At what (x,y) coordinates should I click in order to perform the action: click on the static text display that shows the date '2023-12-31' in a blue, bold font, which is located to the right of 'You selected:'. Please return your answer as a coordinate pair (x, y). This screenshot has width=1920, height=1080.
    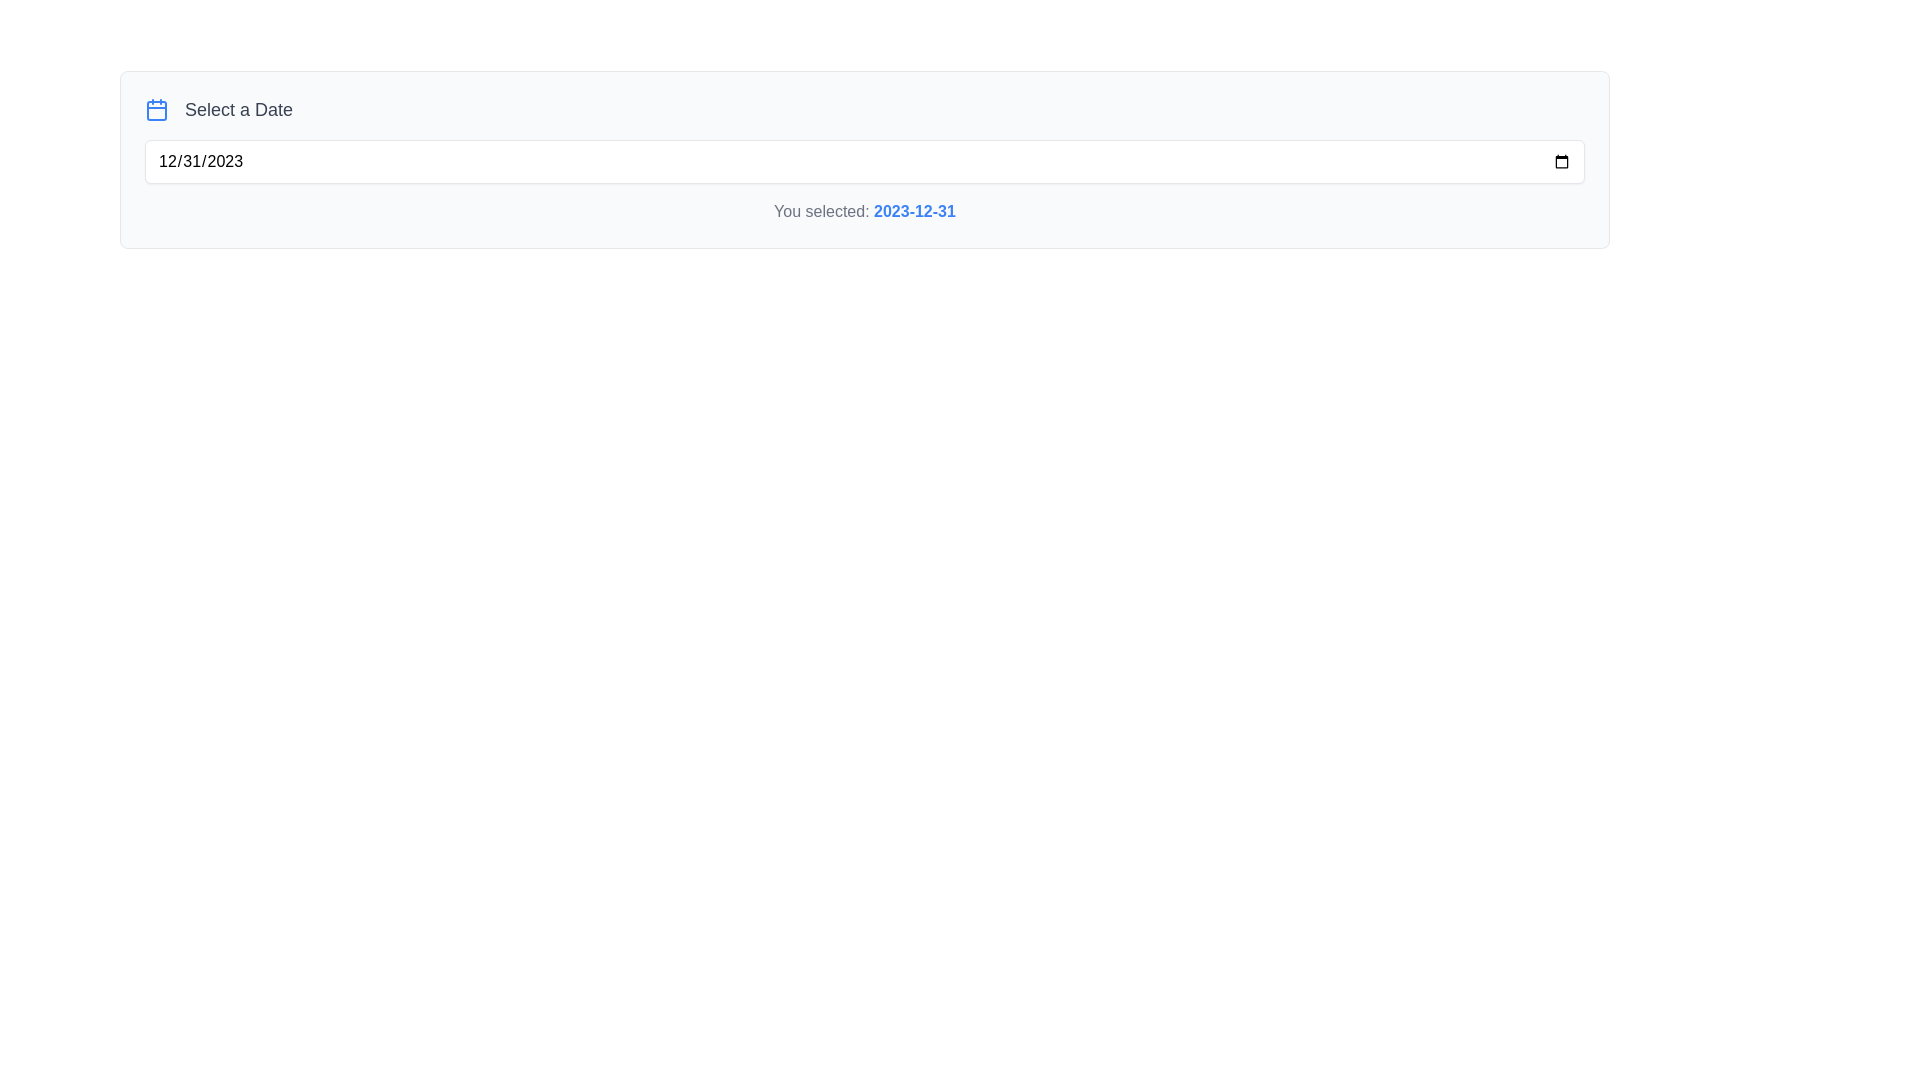
    Looking at the image, I should click on (913, 211).